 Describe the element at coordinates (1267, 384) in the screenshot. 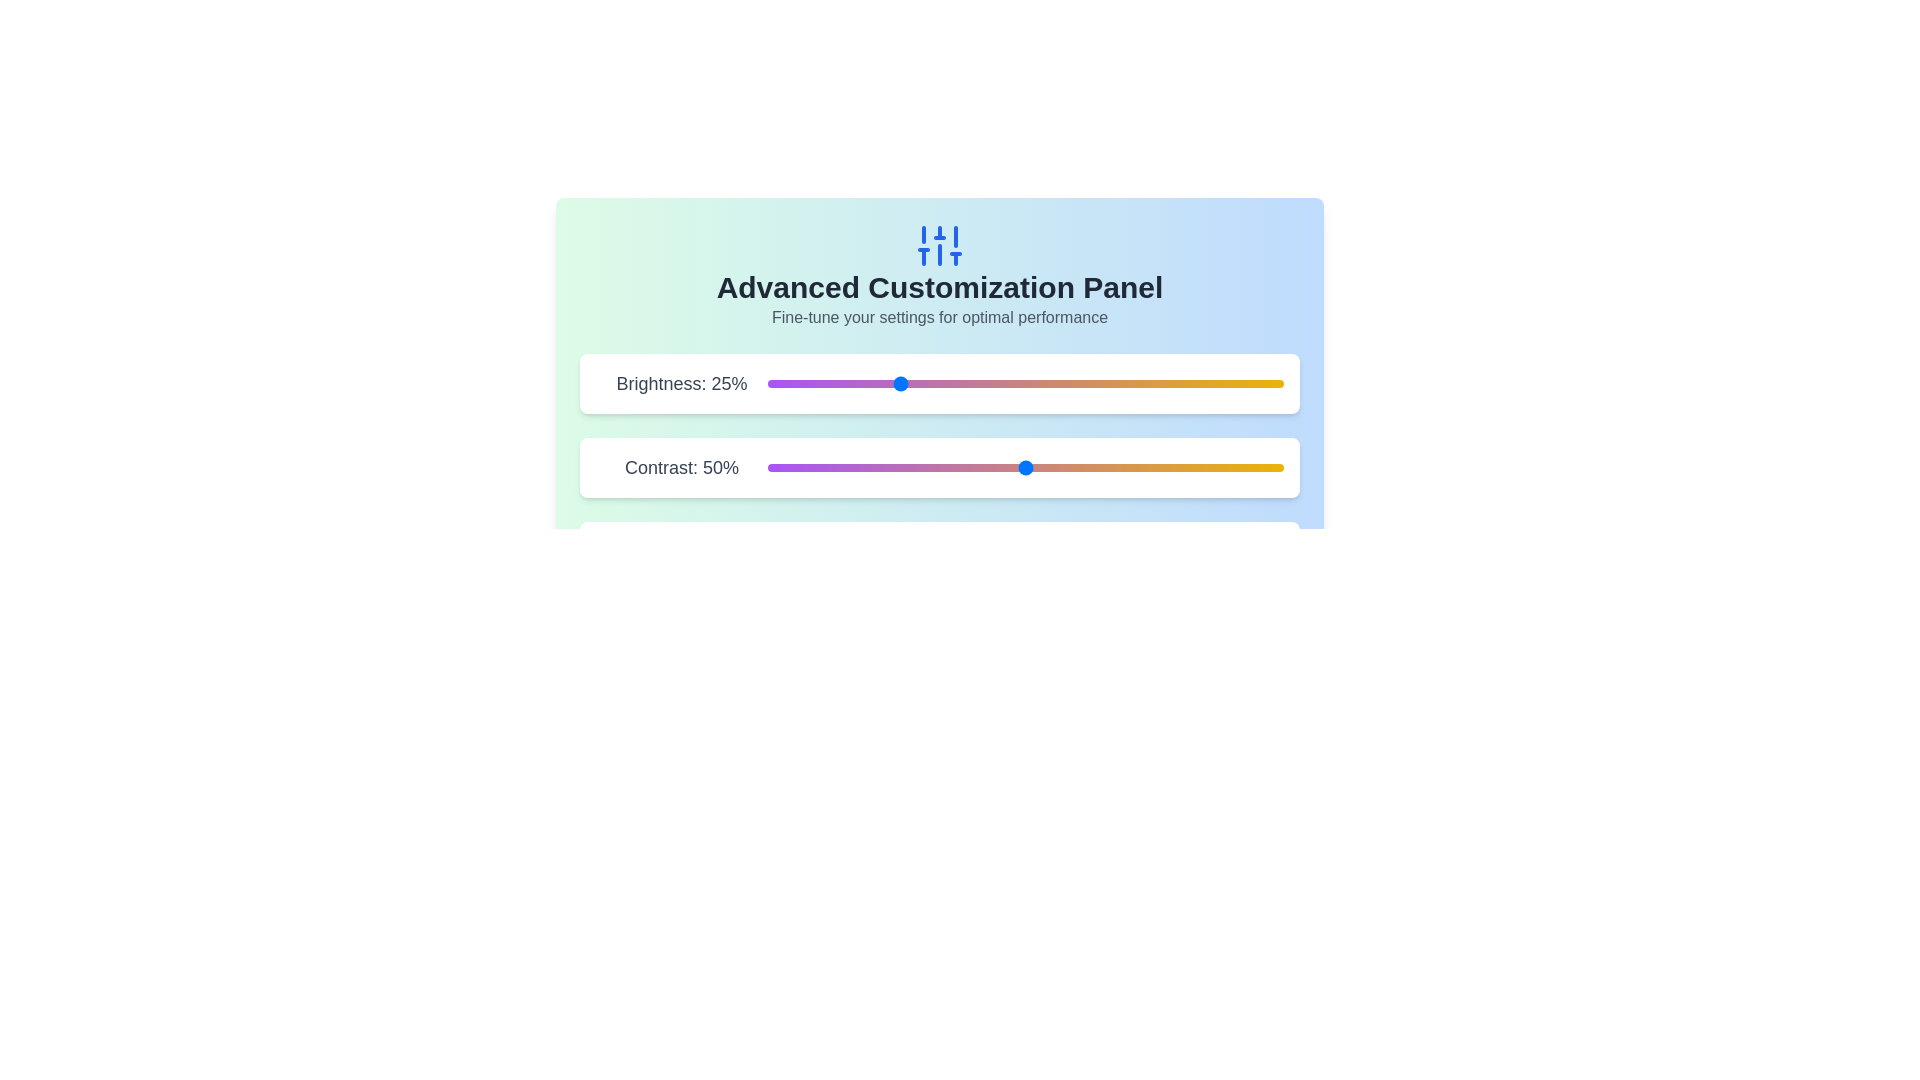

I see `the brightness slider to 97%` at that location.